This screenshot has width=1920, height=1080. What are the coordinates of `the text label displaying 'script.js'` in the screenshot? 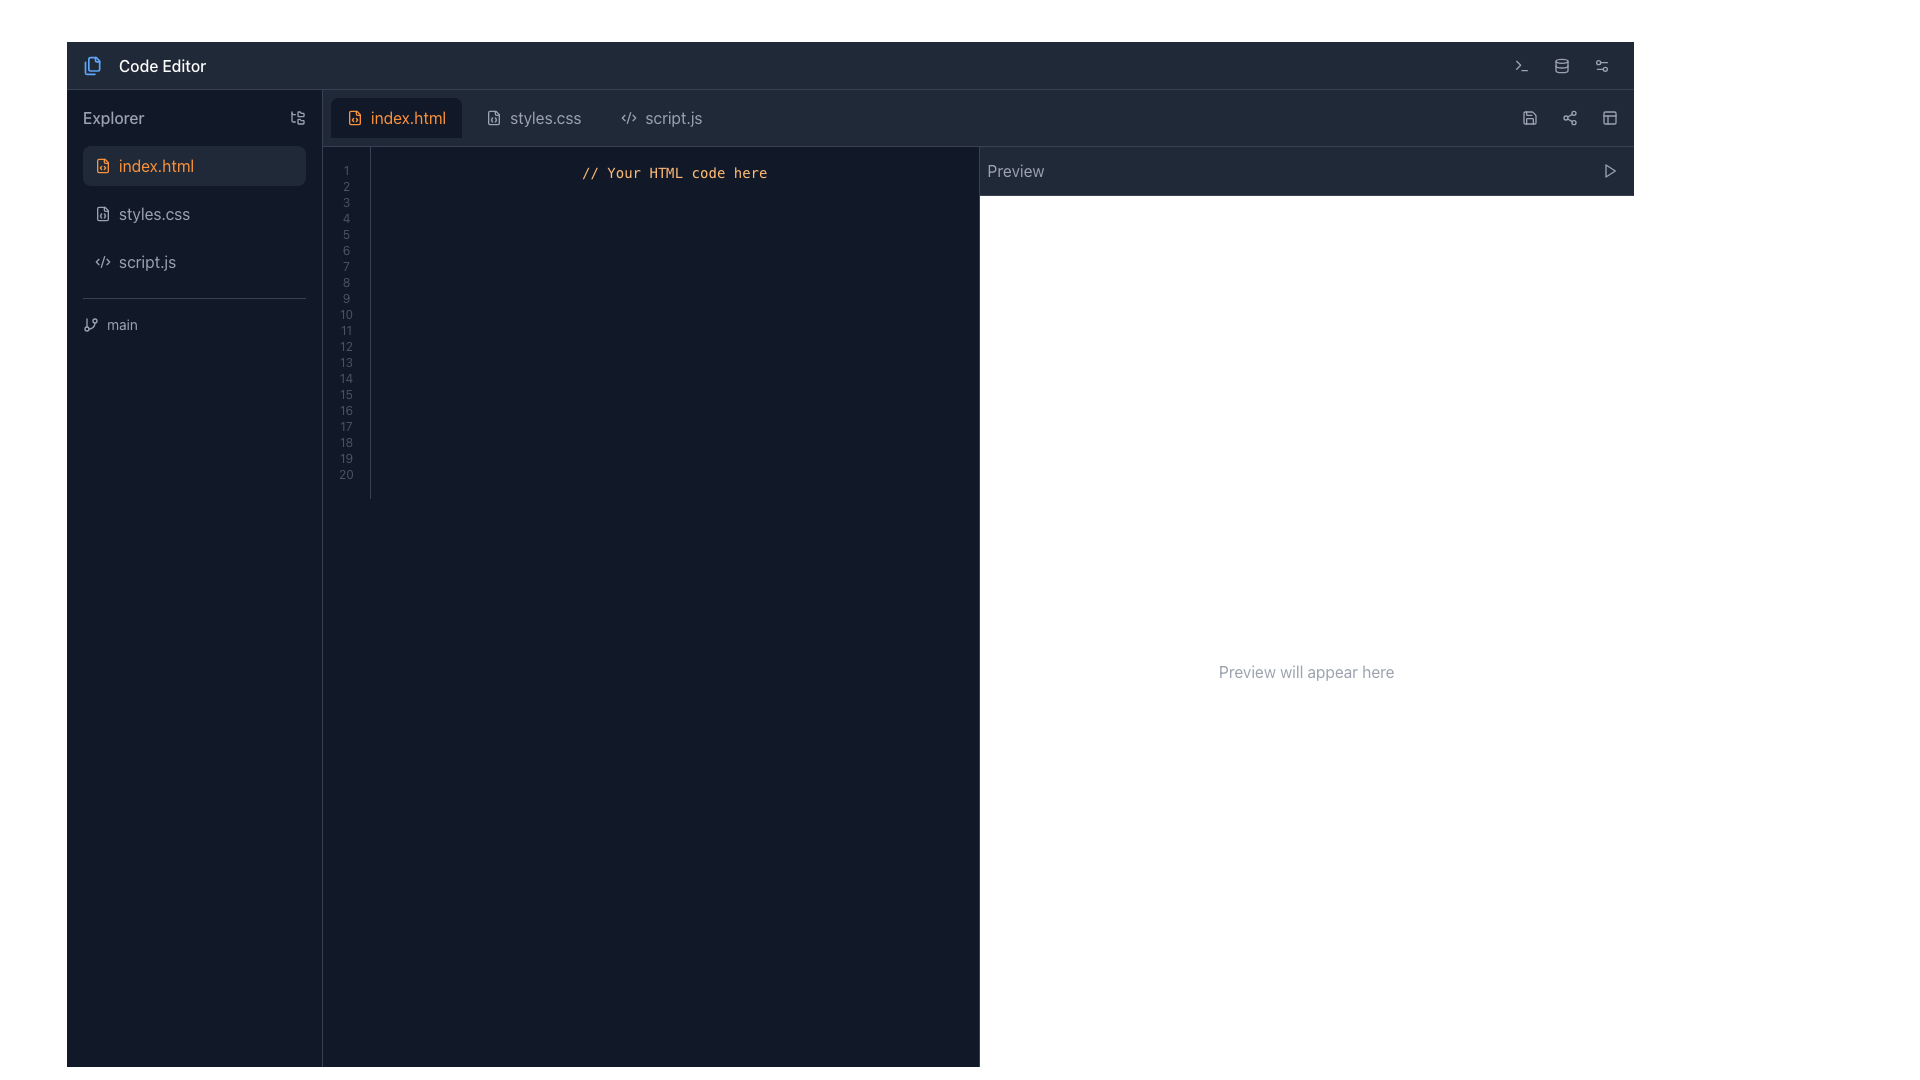 It's located at (146, 261).